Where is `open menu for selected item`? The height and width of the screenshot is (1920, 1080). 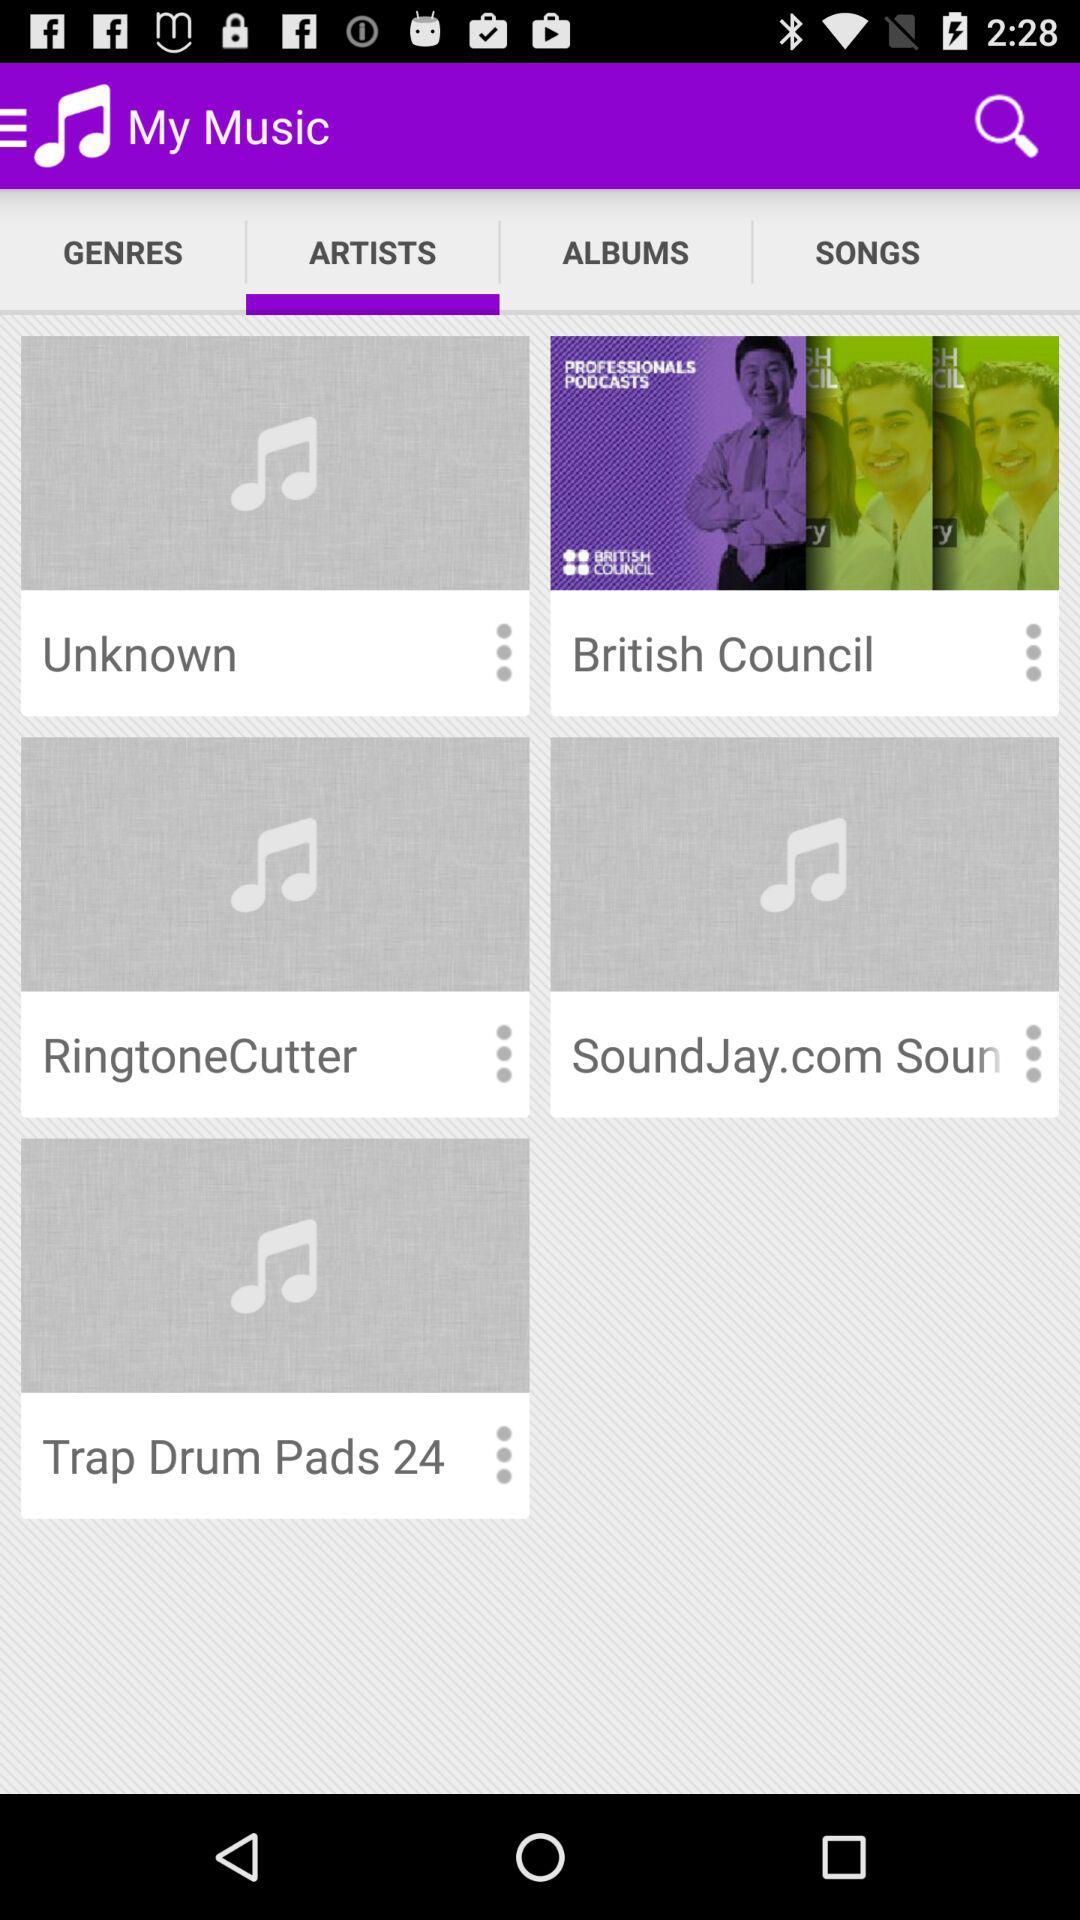
open menu for selected item is located at coordinates (1032, 1053).